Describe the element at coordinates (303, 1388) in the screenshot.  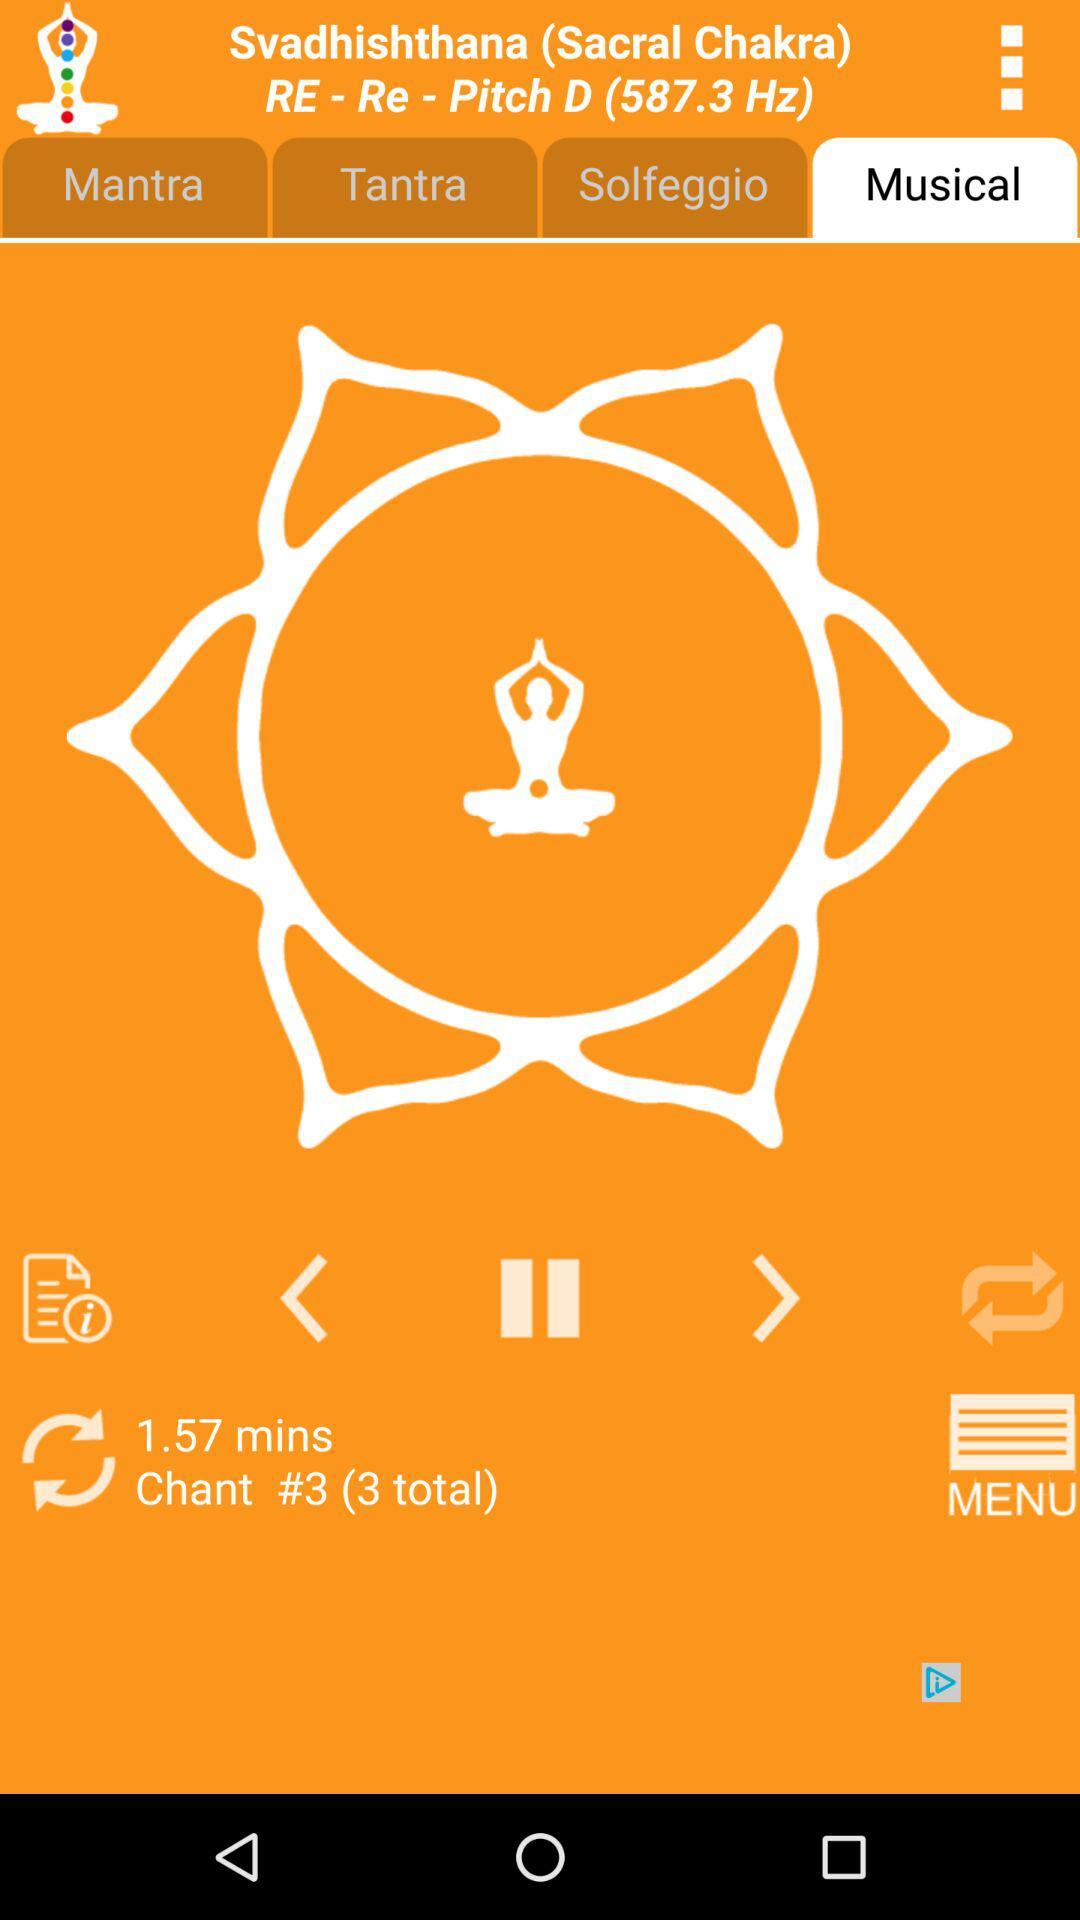
I see `the arrow_backward icon` at that location.